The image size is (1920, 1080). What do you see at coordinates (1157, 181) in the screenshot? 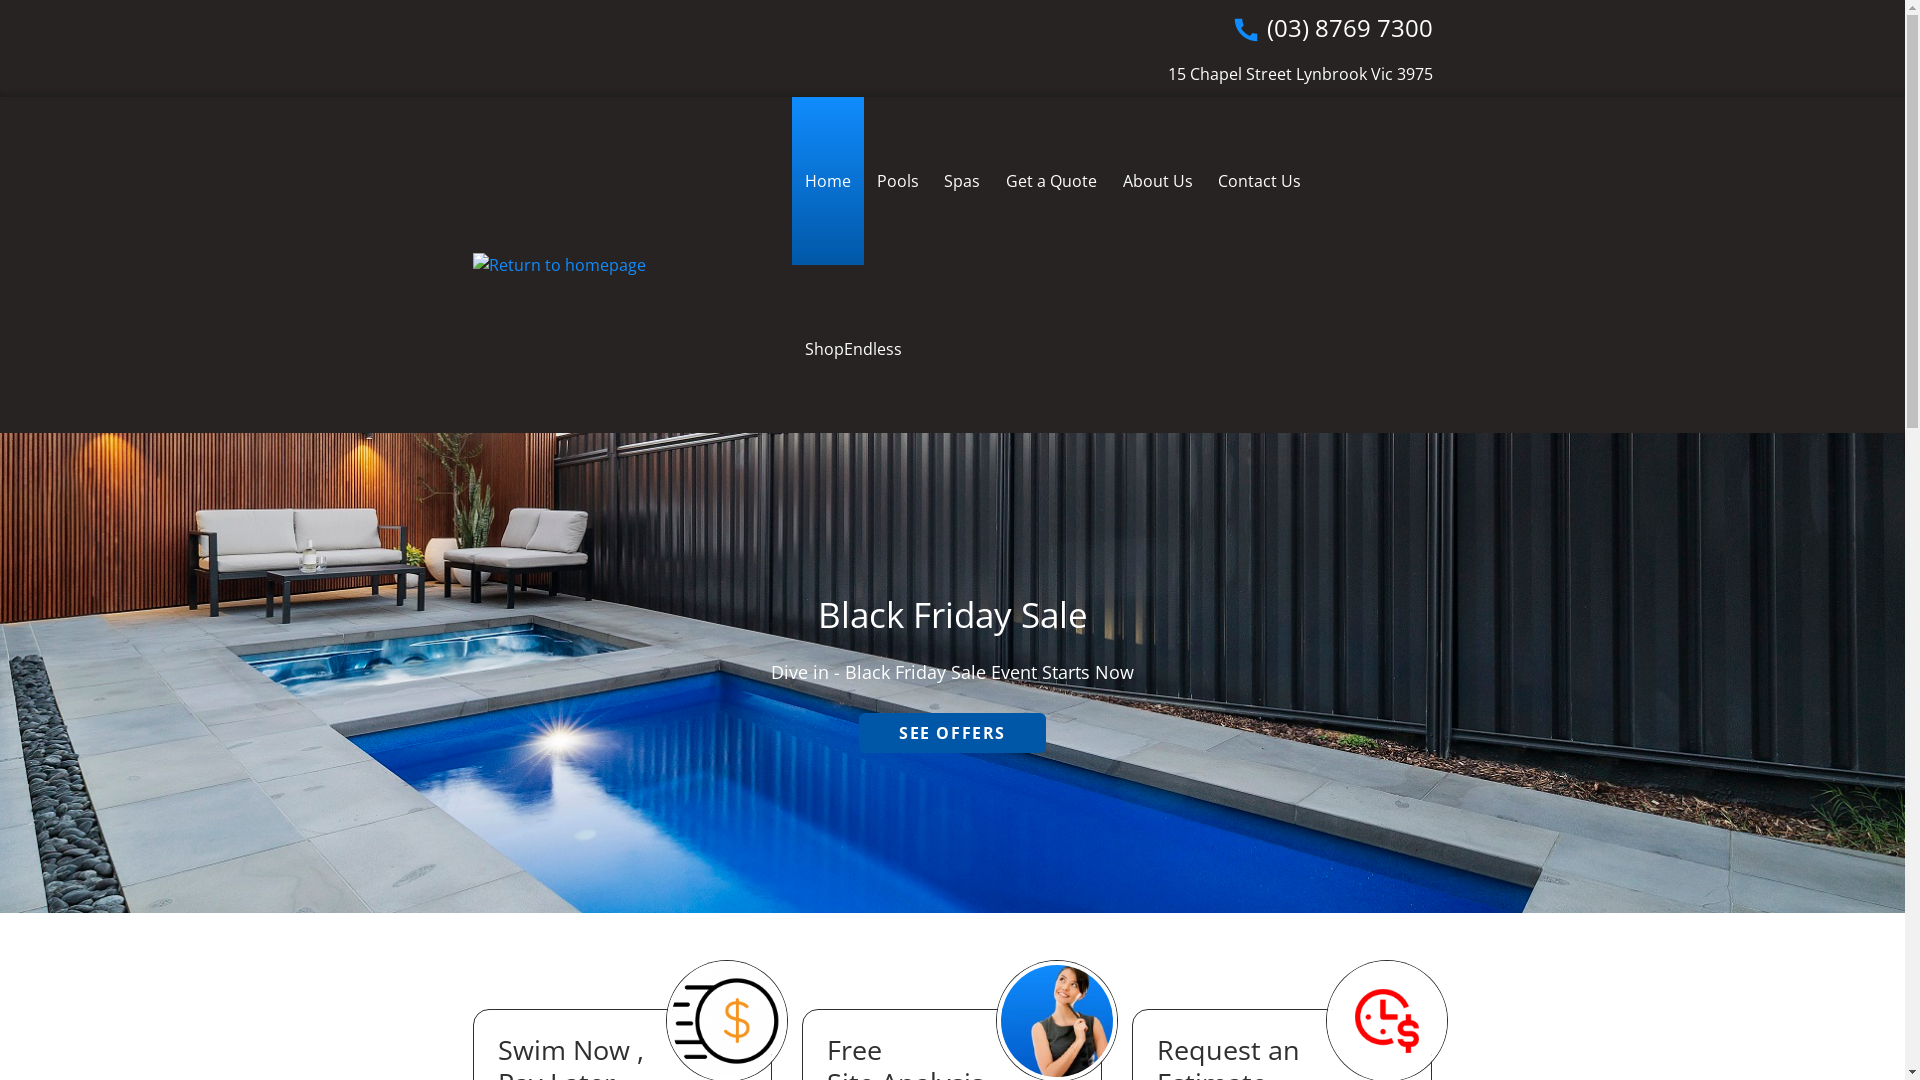
I see `'About Us'` at bounding box center [1157, 181].